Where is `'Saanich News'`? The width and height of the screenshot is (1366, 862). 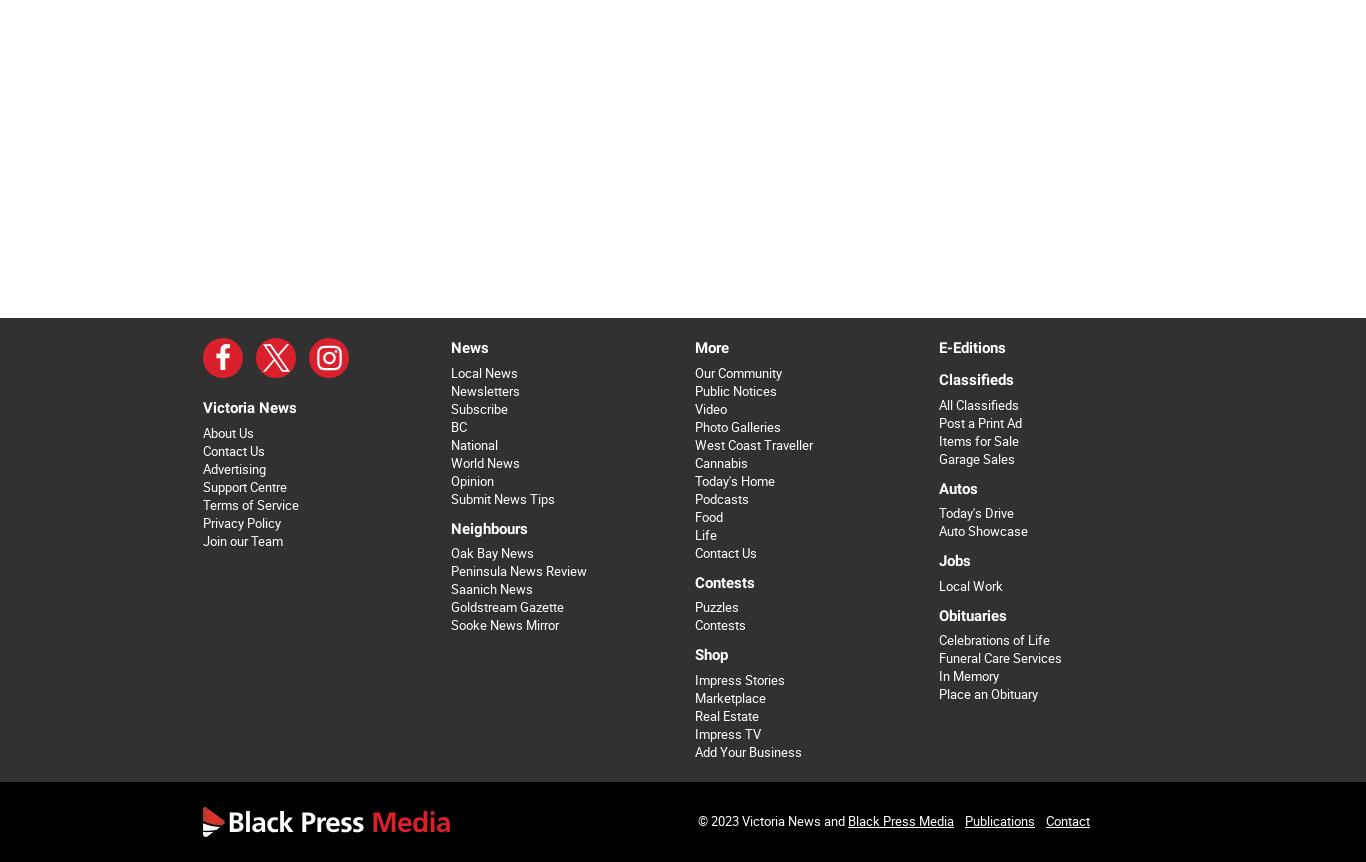 'Saanich News' is located at coordinates (490, 589).